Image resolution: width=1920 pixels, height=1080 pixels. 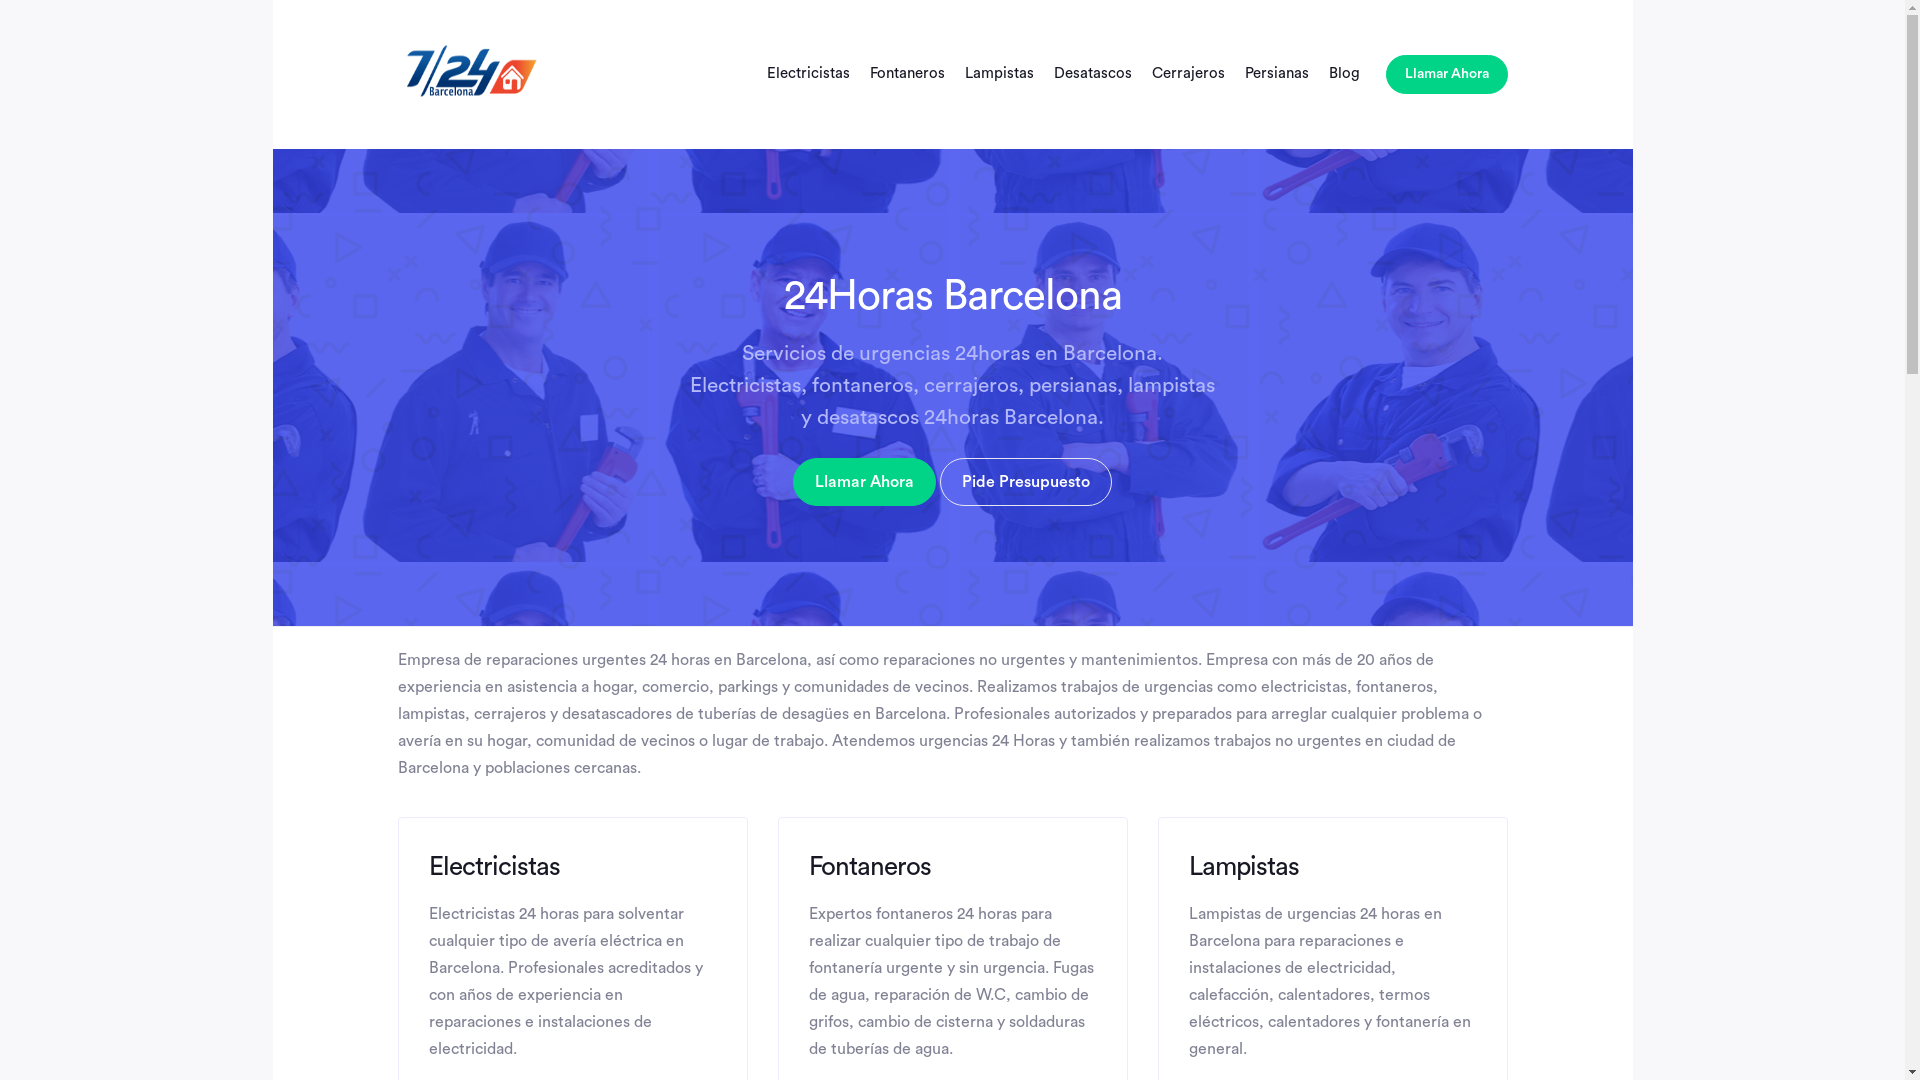 I want to click on 'Llamar Ahora', so click(x=1446, y=73).